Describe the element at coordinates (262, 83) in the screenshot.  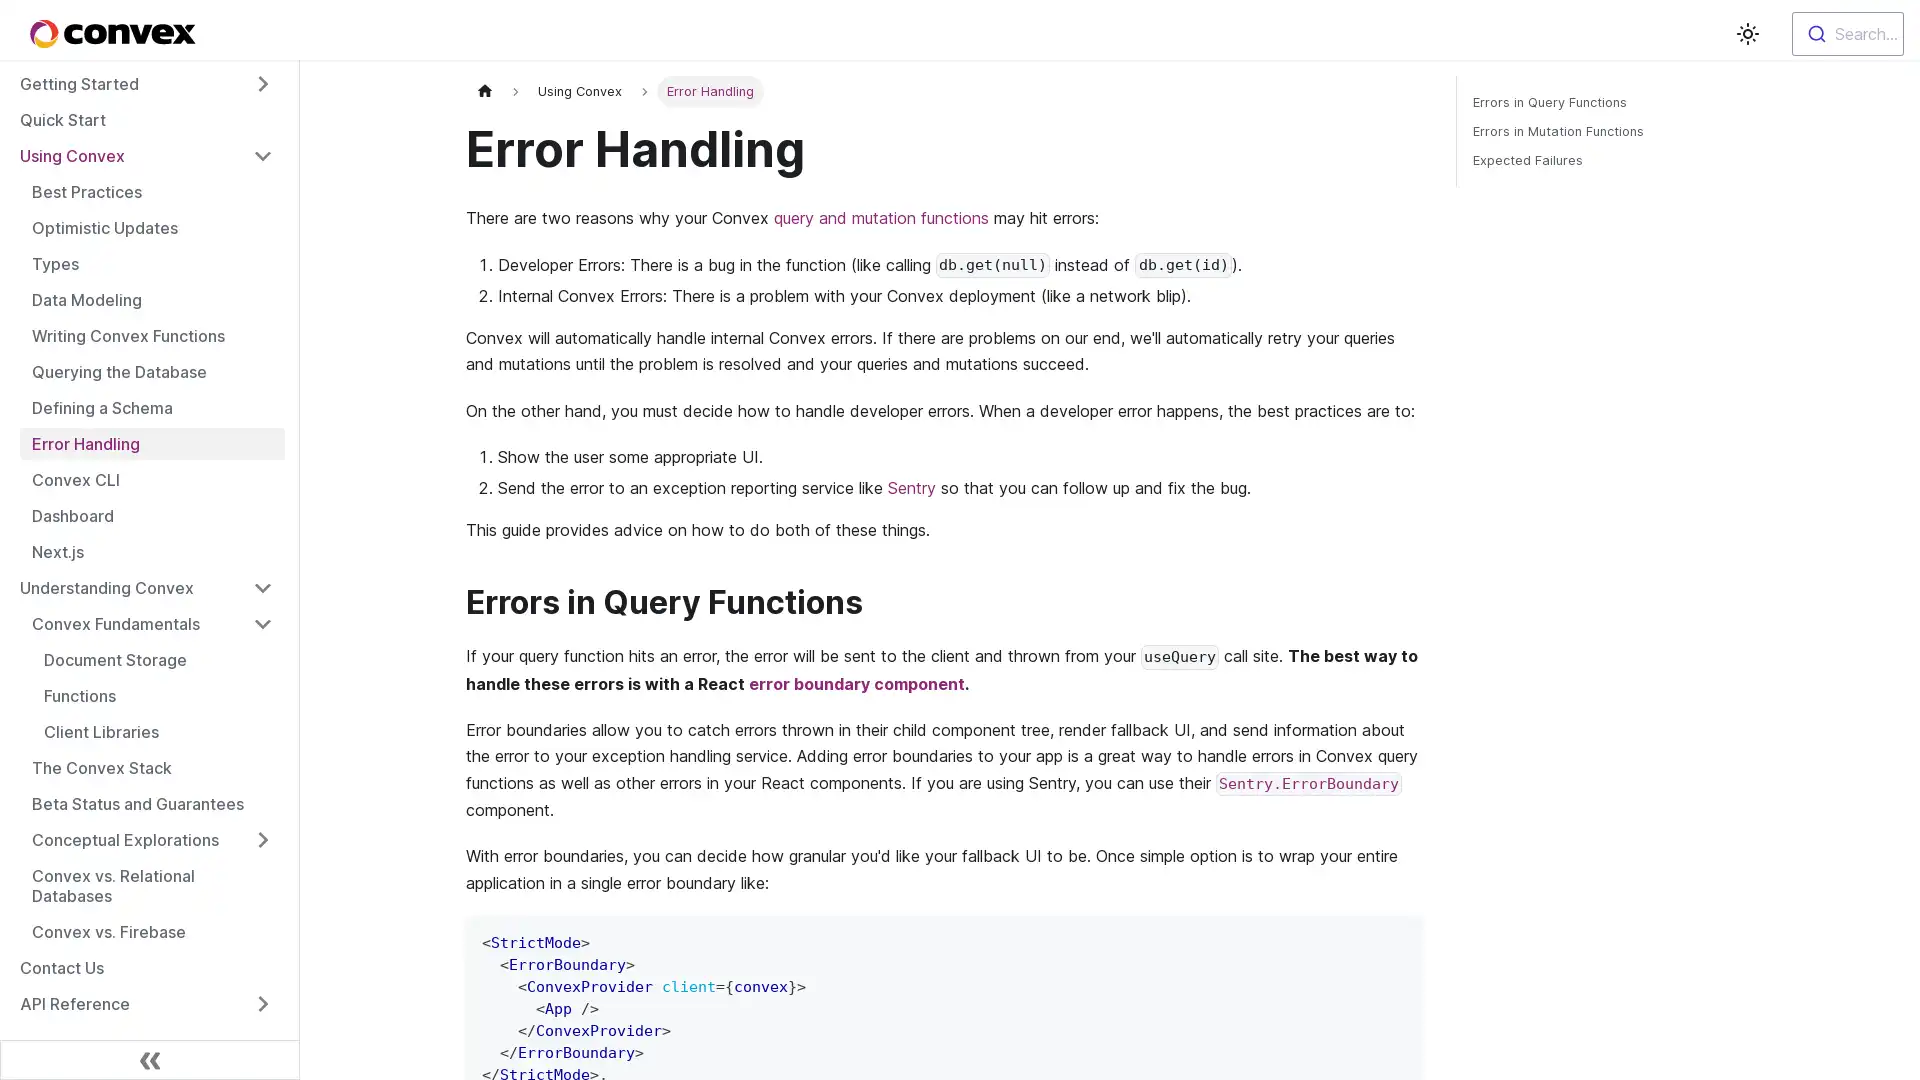
I see `Toggle the collapsible sidebar category 'Getting Started'` at that location.